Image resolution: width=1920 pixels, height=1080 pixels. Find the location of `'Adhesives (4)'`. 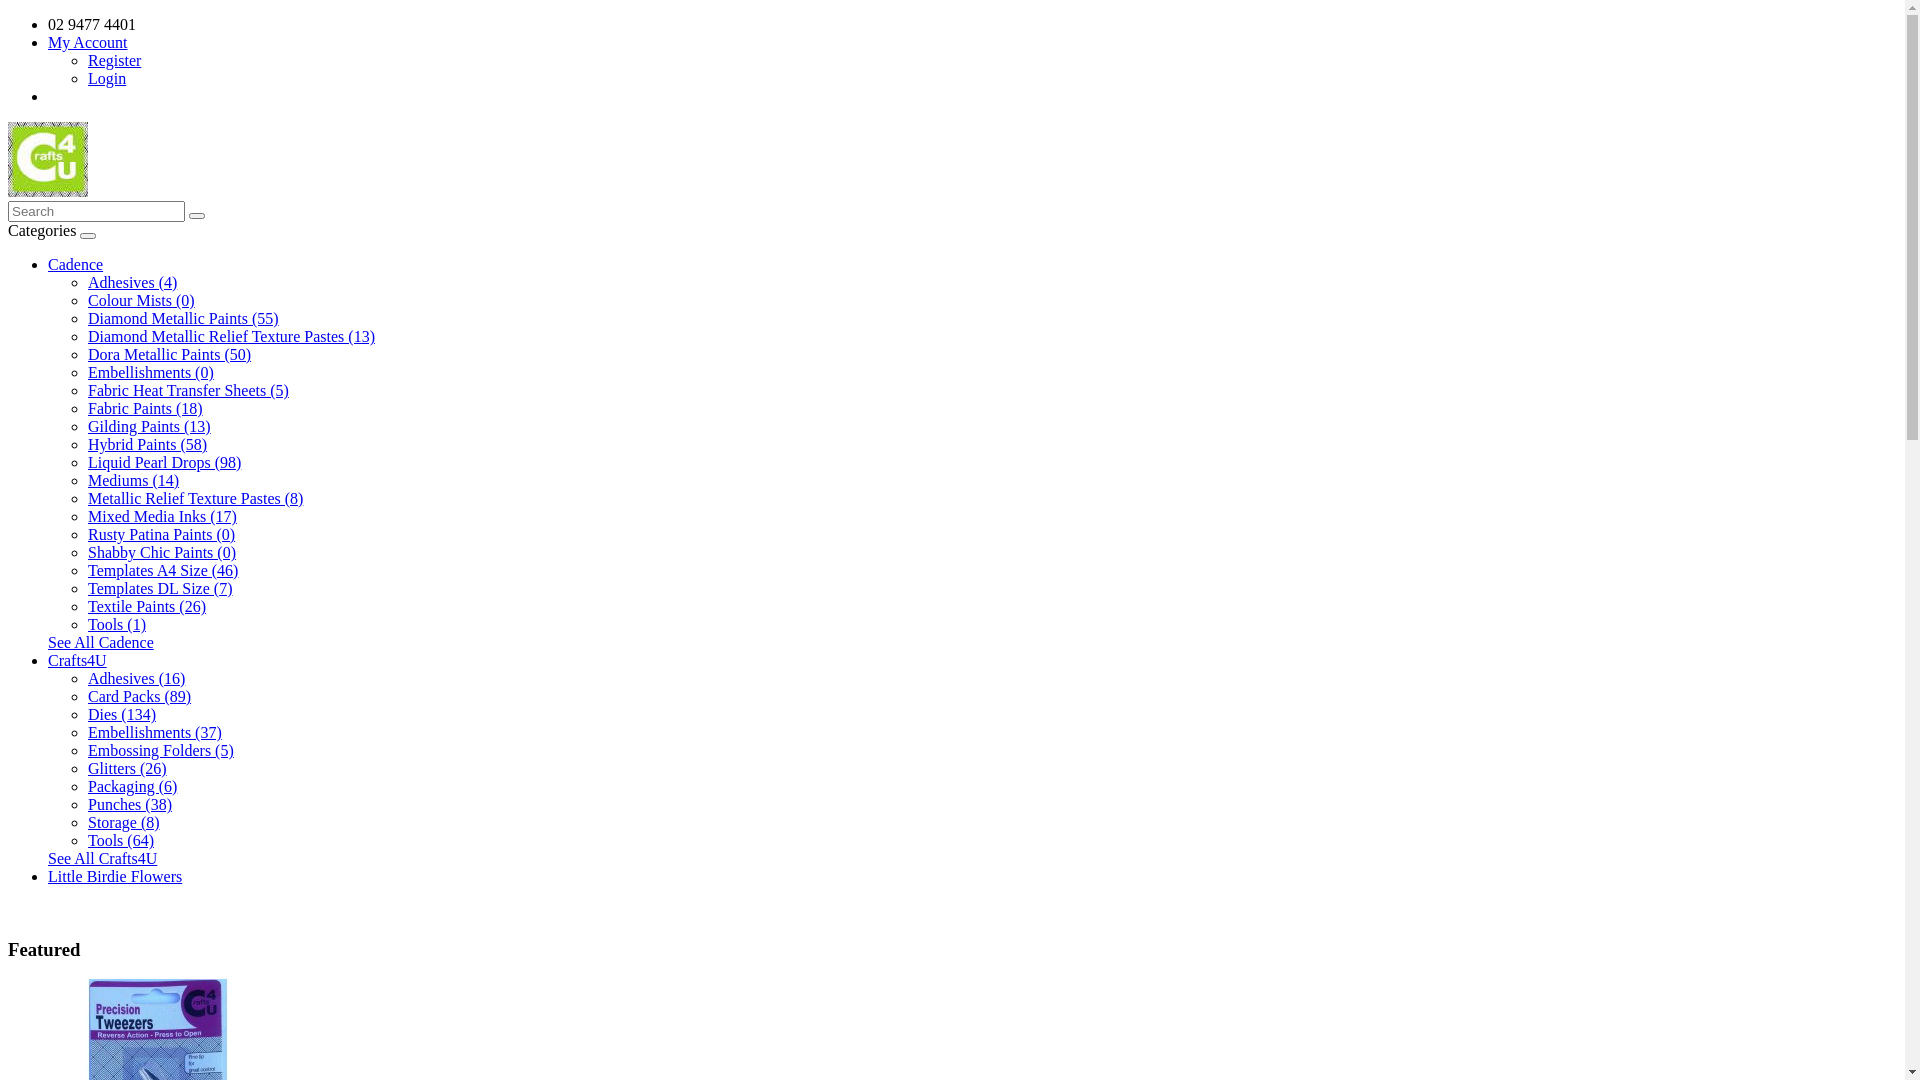

'Adhesives (4)' is located at coordinates (86, 282).